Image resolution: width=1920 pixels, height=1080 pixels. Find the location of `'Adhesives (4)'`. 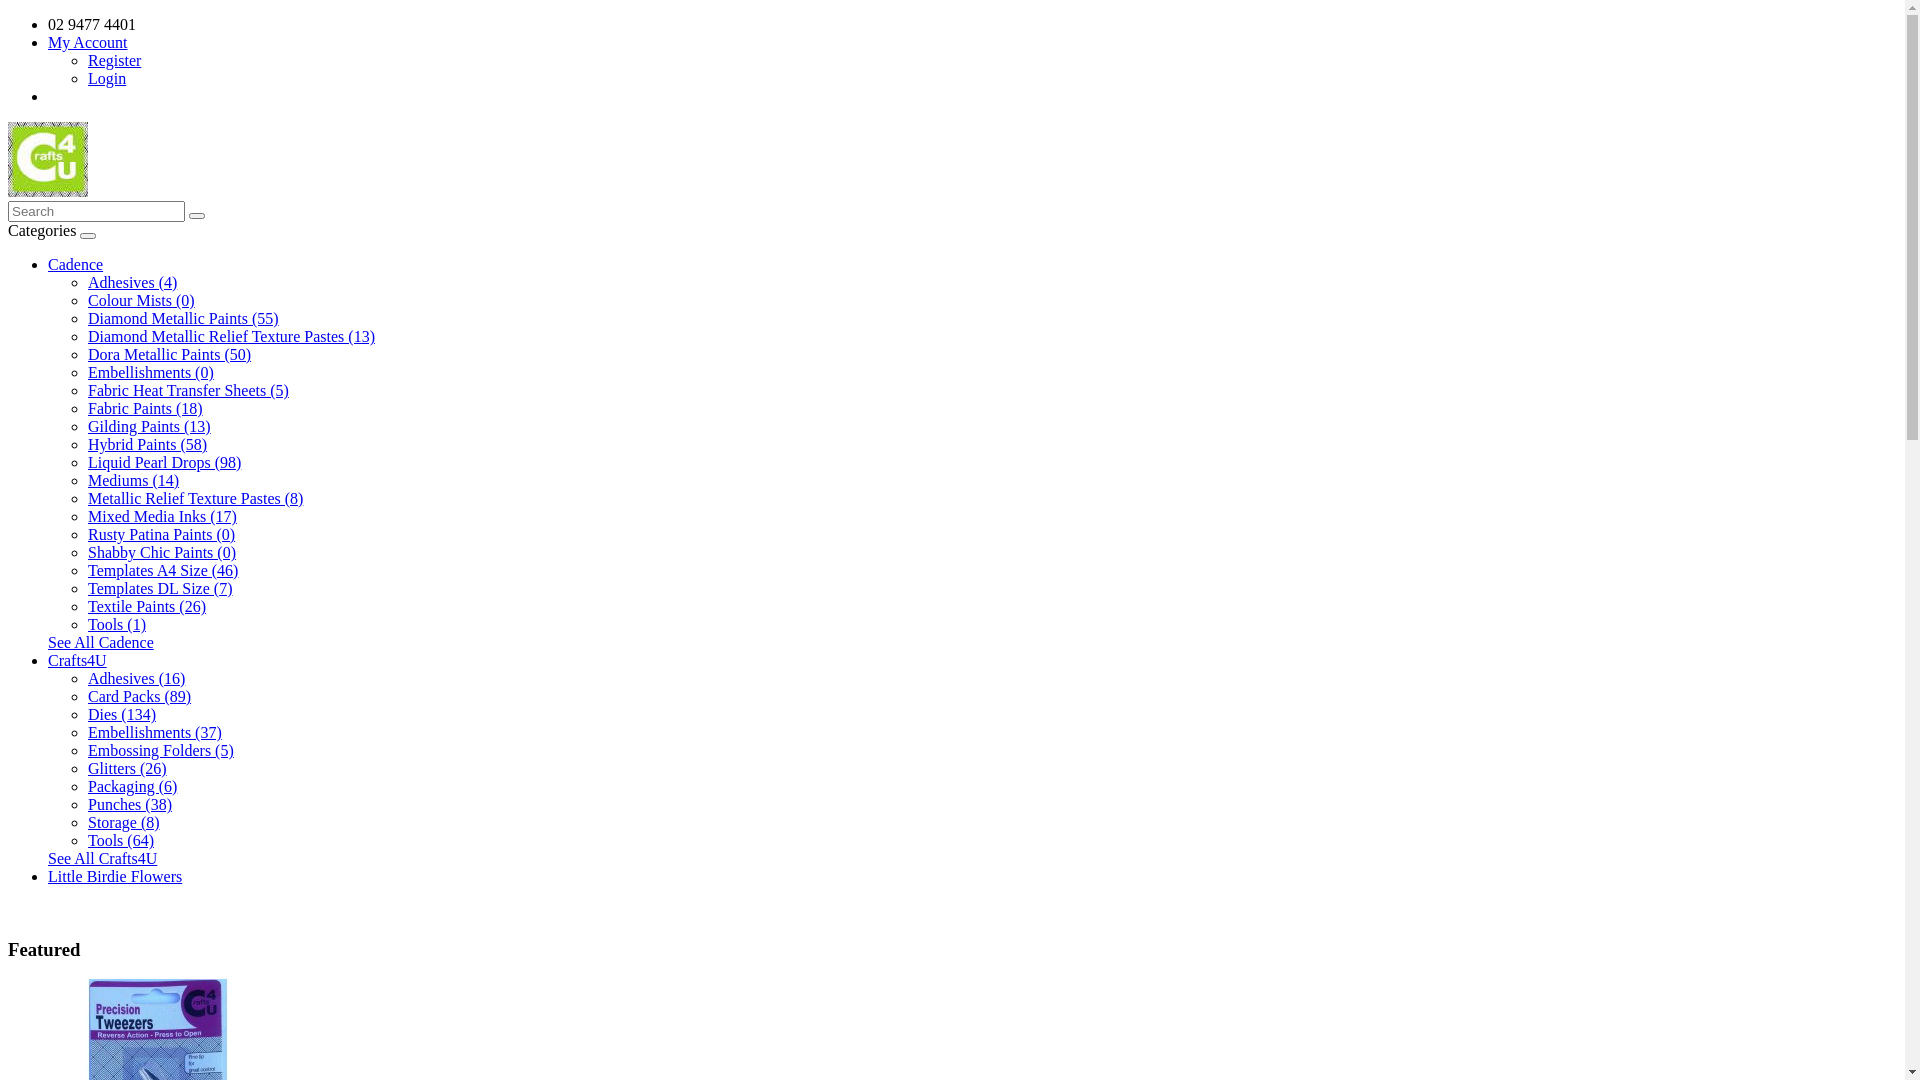

'Adhesives (4)' is located at coordinates (86, 282).